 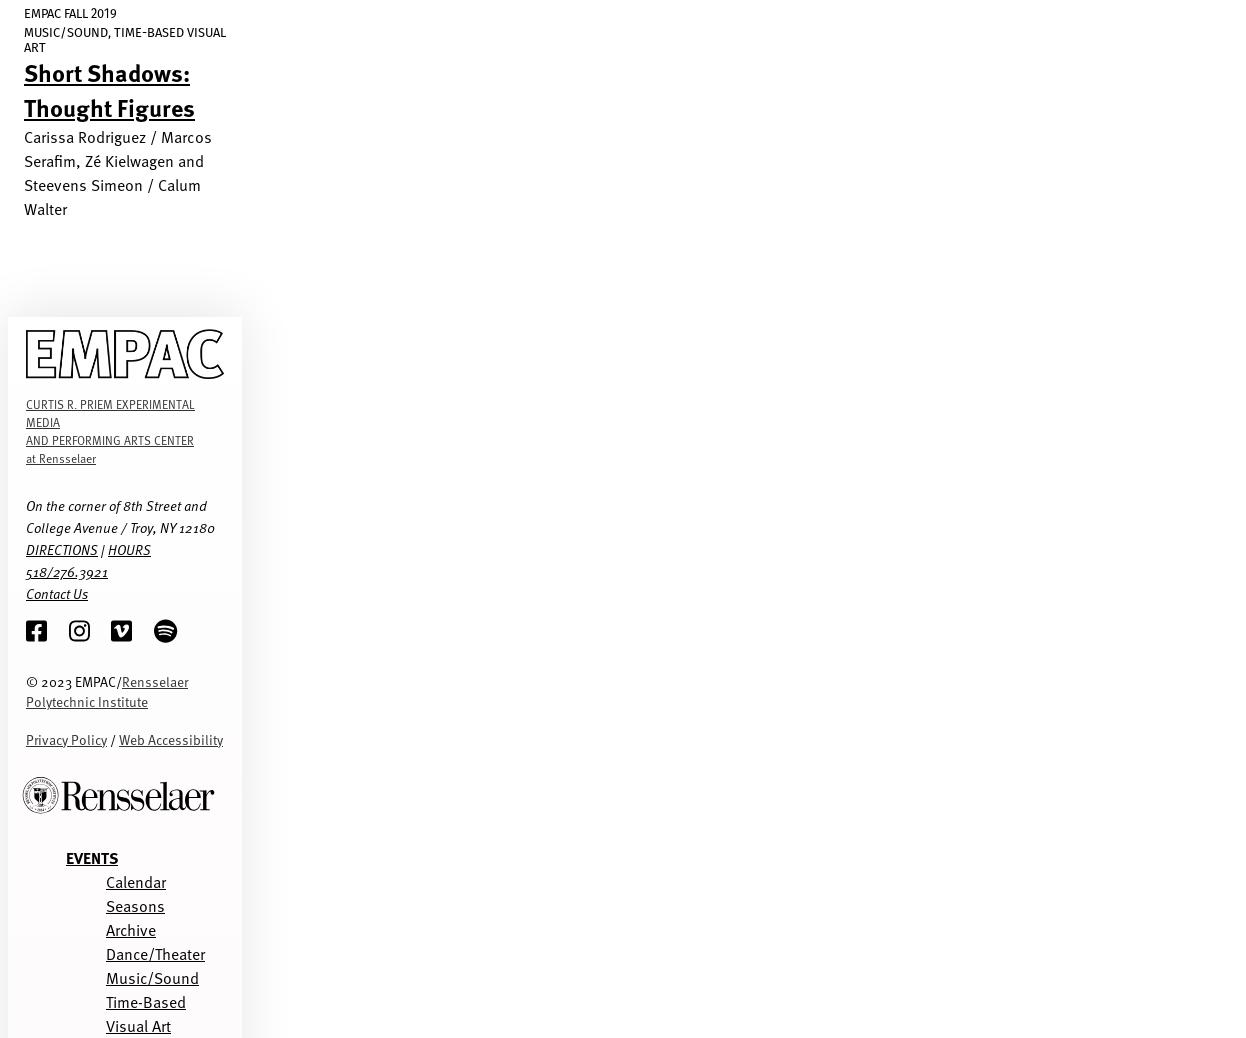 What do you see at coordinates (112, 737) in the screenshot?
I see `'/'` at bounding box center [112, 737].